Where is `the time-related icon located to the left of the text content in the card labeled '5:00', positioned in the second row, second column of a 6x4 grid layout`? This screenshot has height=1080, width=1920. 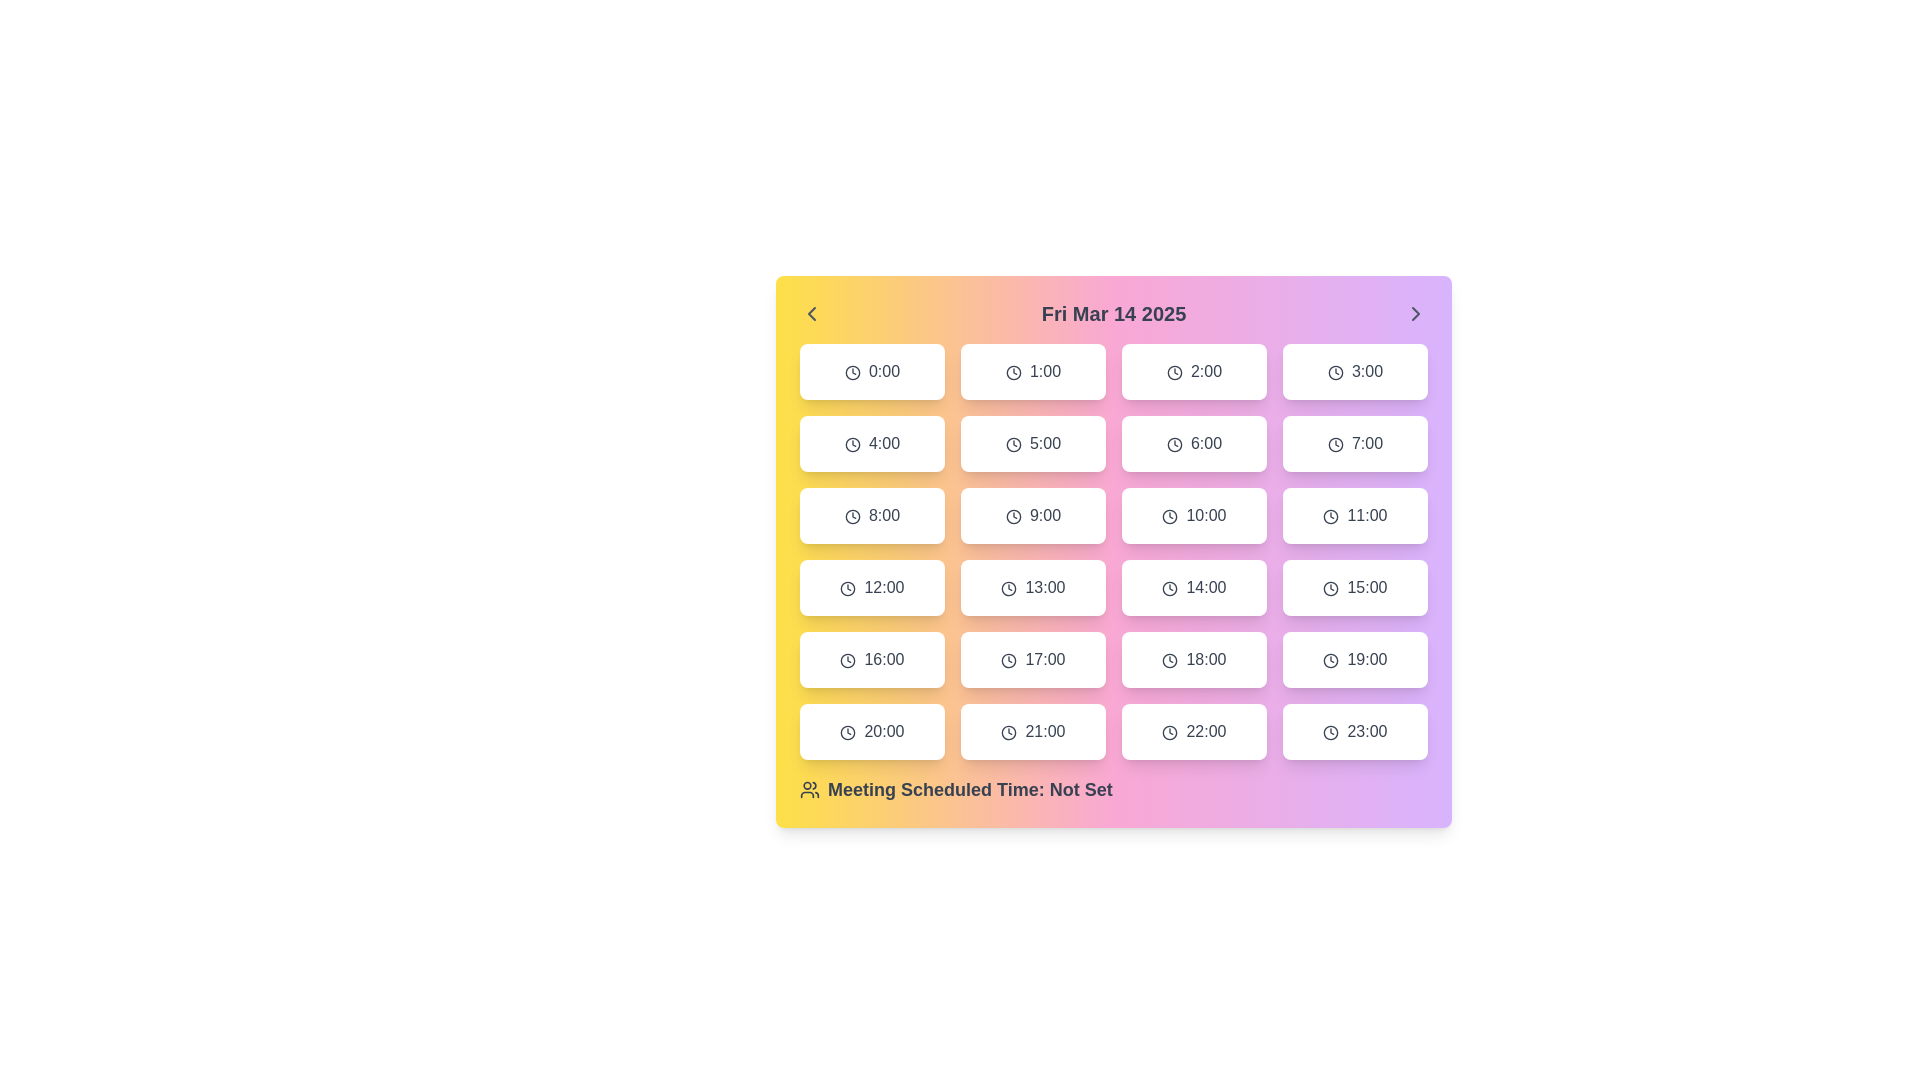
the time-related icon located to the left of the text content in the card labeled '5:00', positioned in the second row, second column of a 6x4 grid layout is located at coordinates (1013, 443).